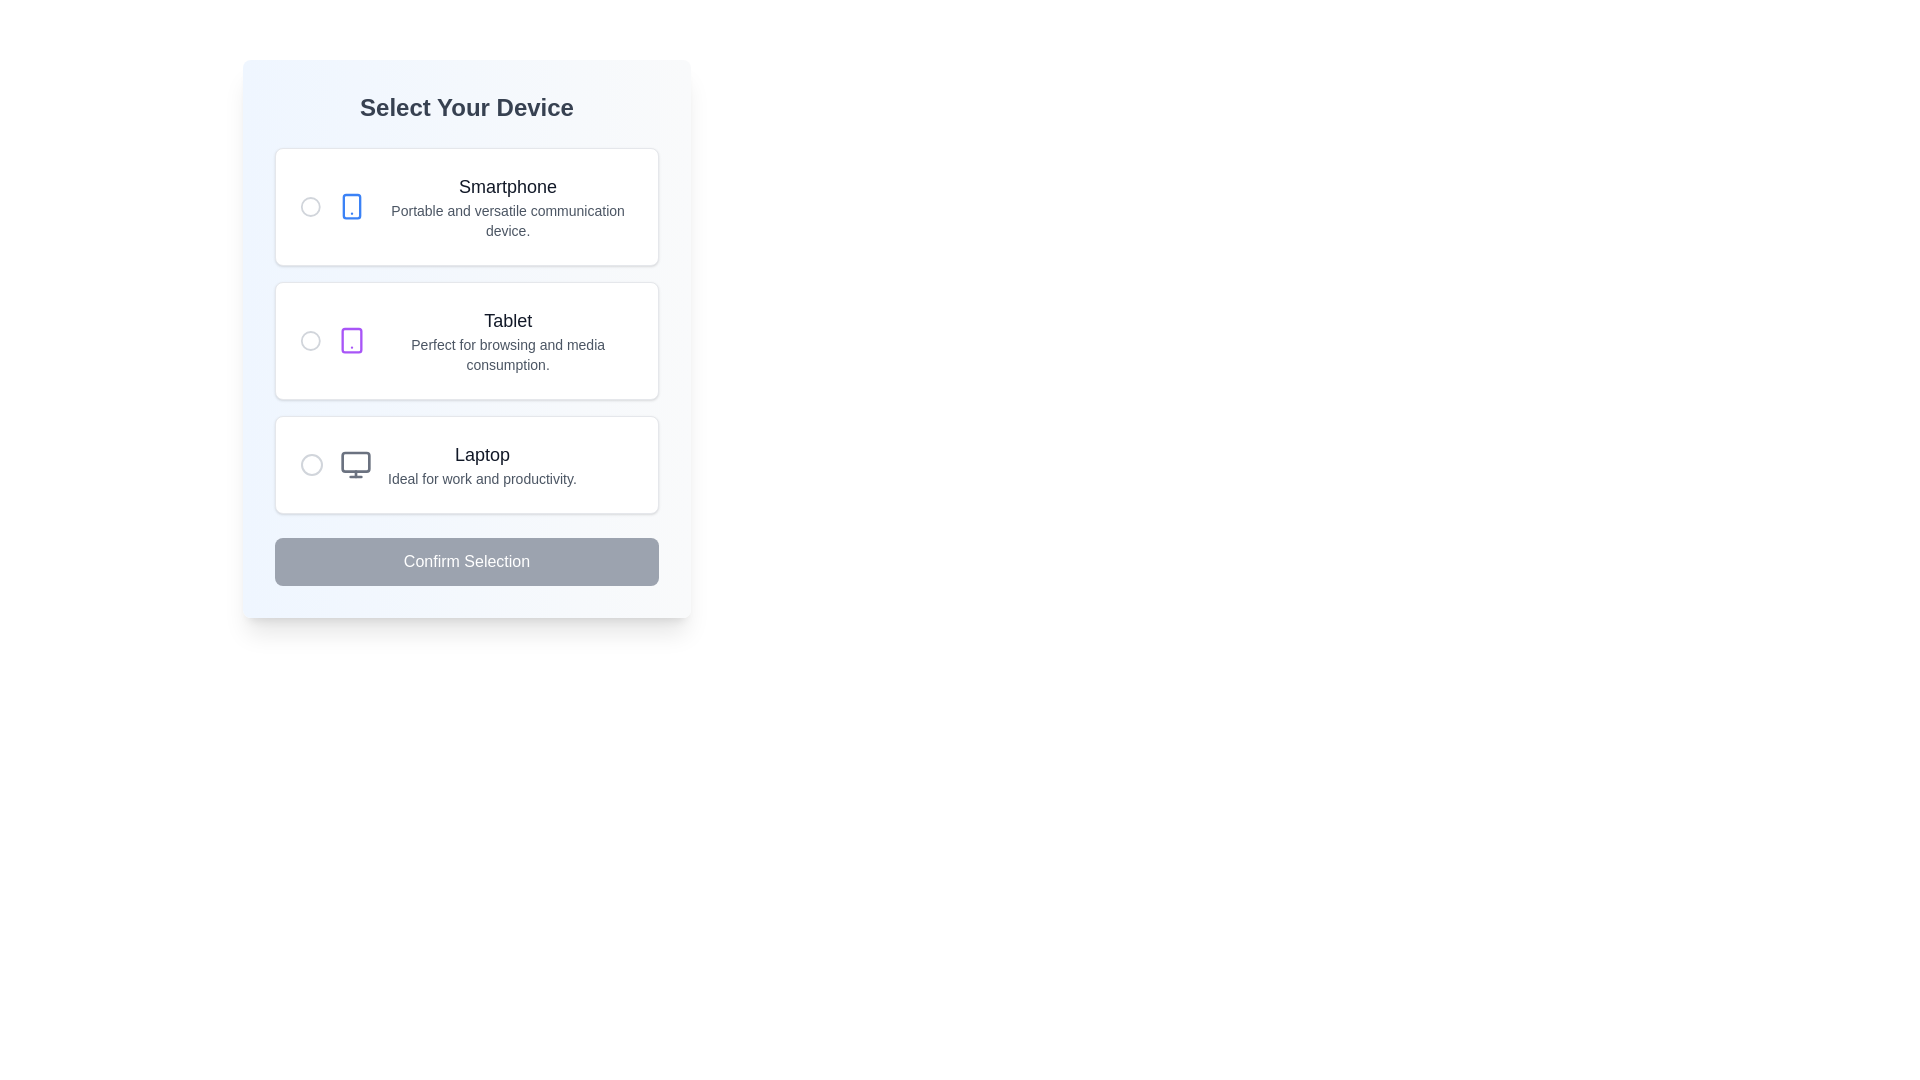  I want to click on to select the 'Tablet' option in the selectable device list, which features a purple tablet icon and descriptive text stating 'Perfect for browsing and media consumption.', so click(465, 339).